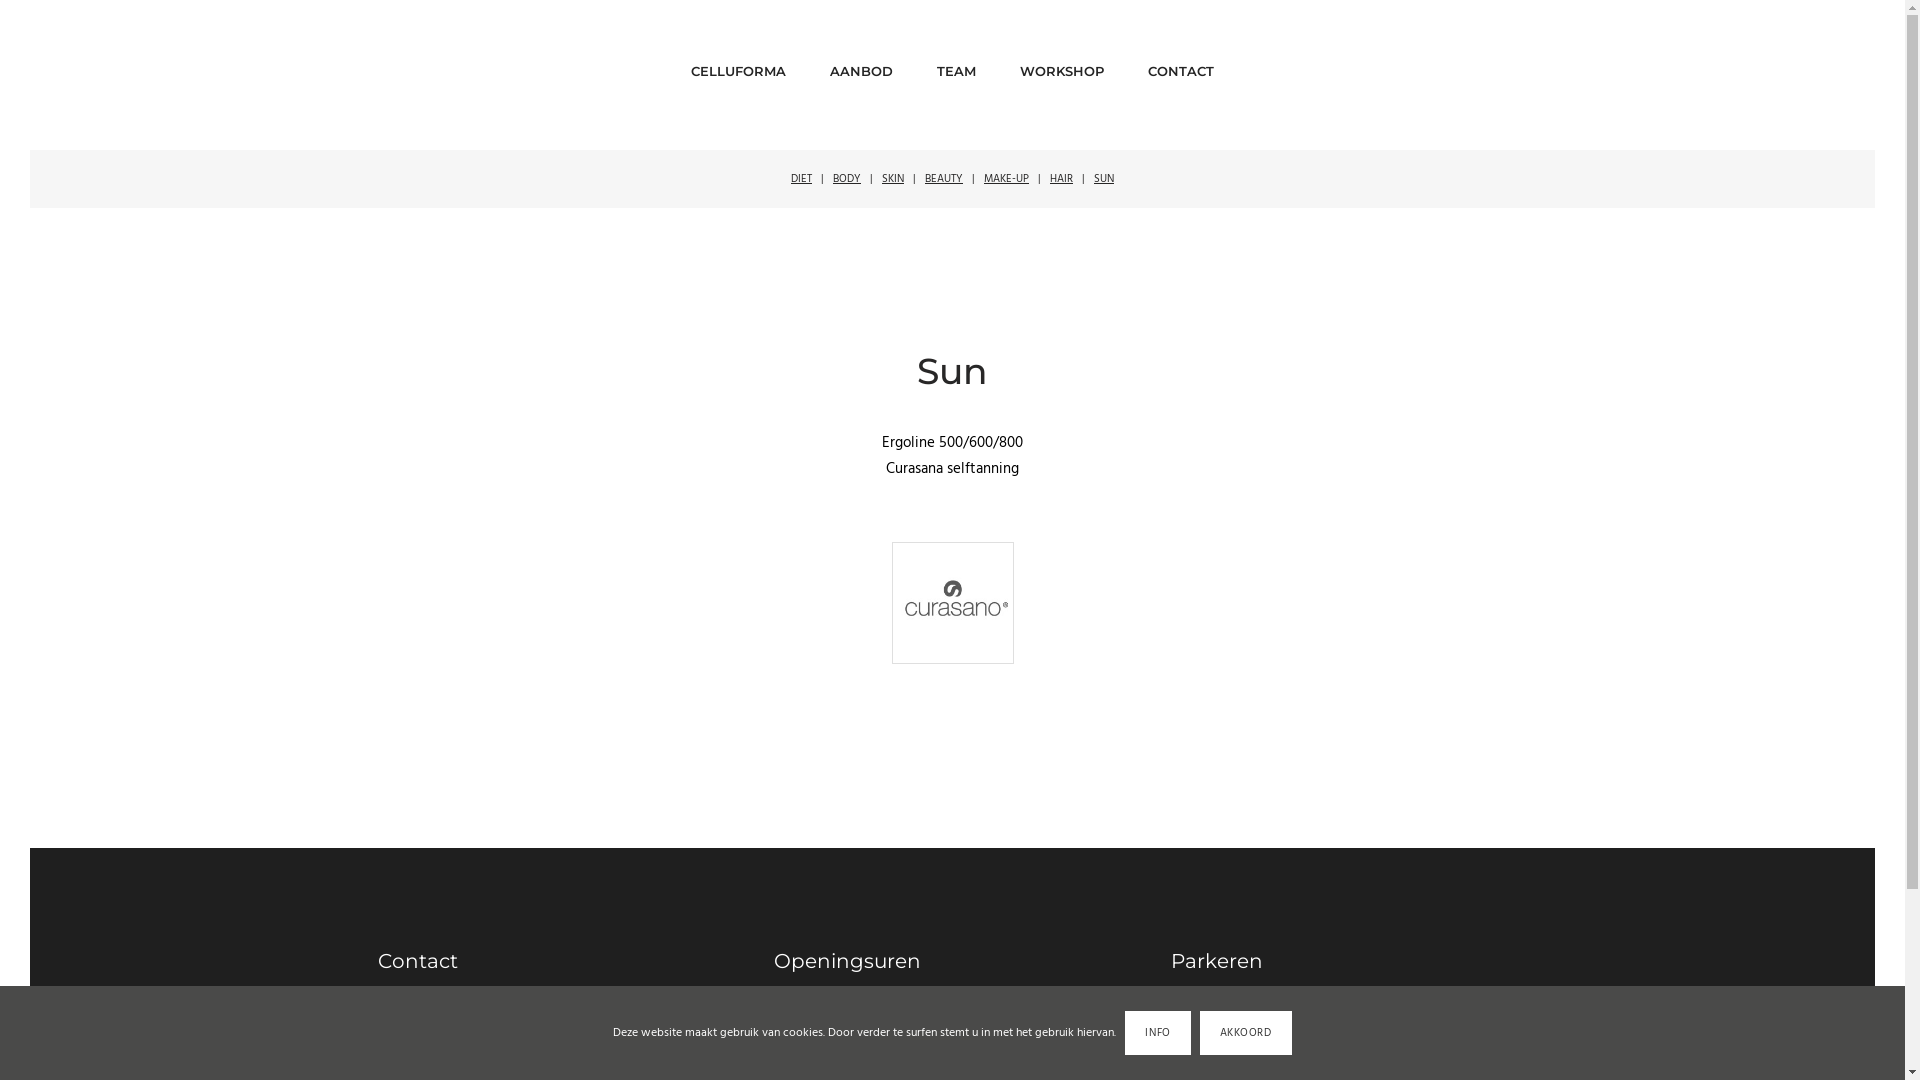 This screenshot has width=1920, height=1080. I want to click on 'BODY', so click(846, 177).